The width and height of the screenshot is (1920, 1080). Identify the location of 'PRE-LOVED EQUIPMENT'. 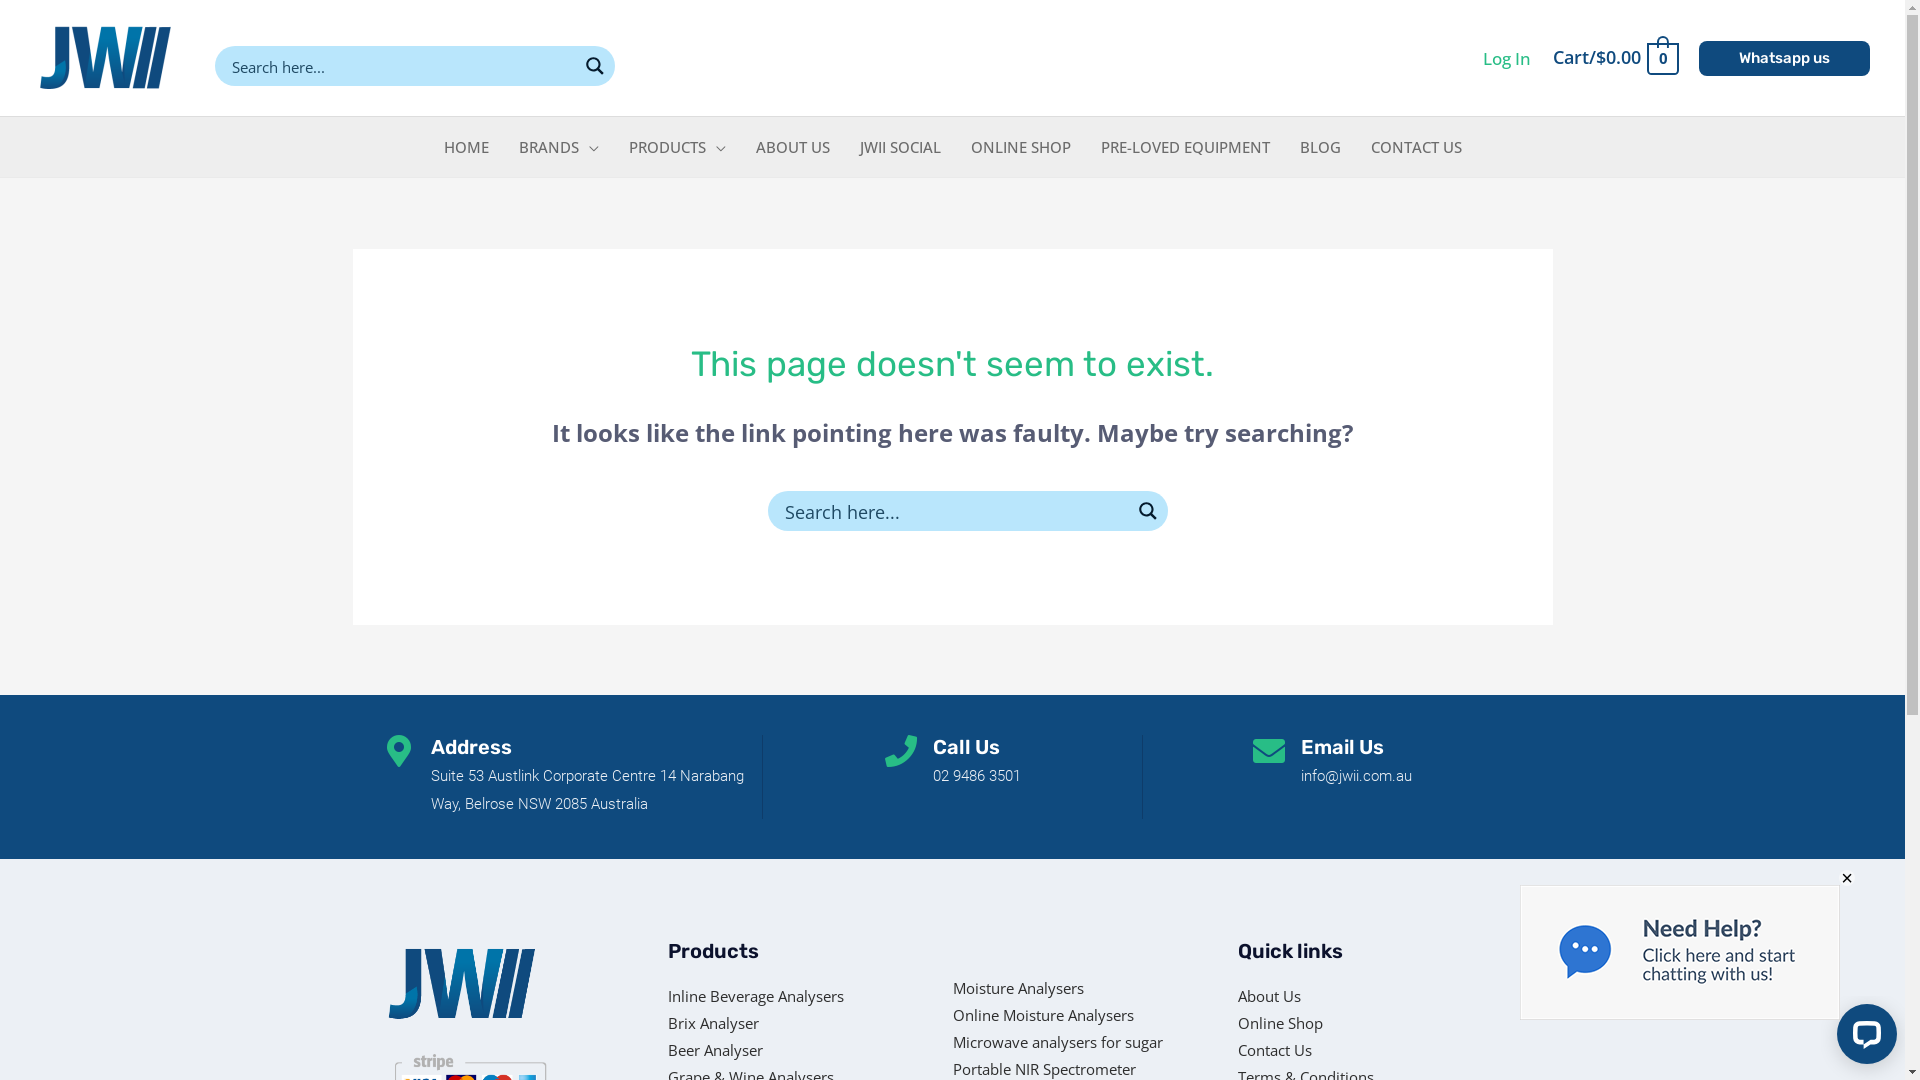
(1185, 145).